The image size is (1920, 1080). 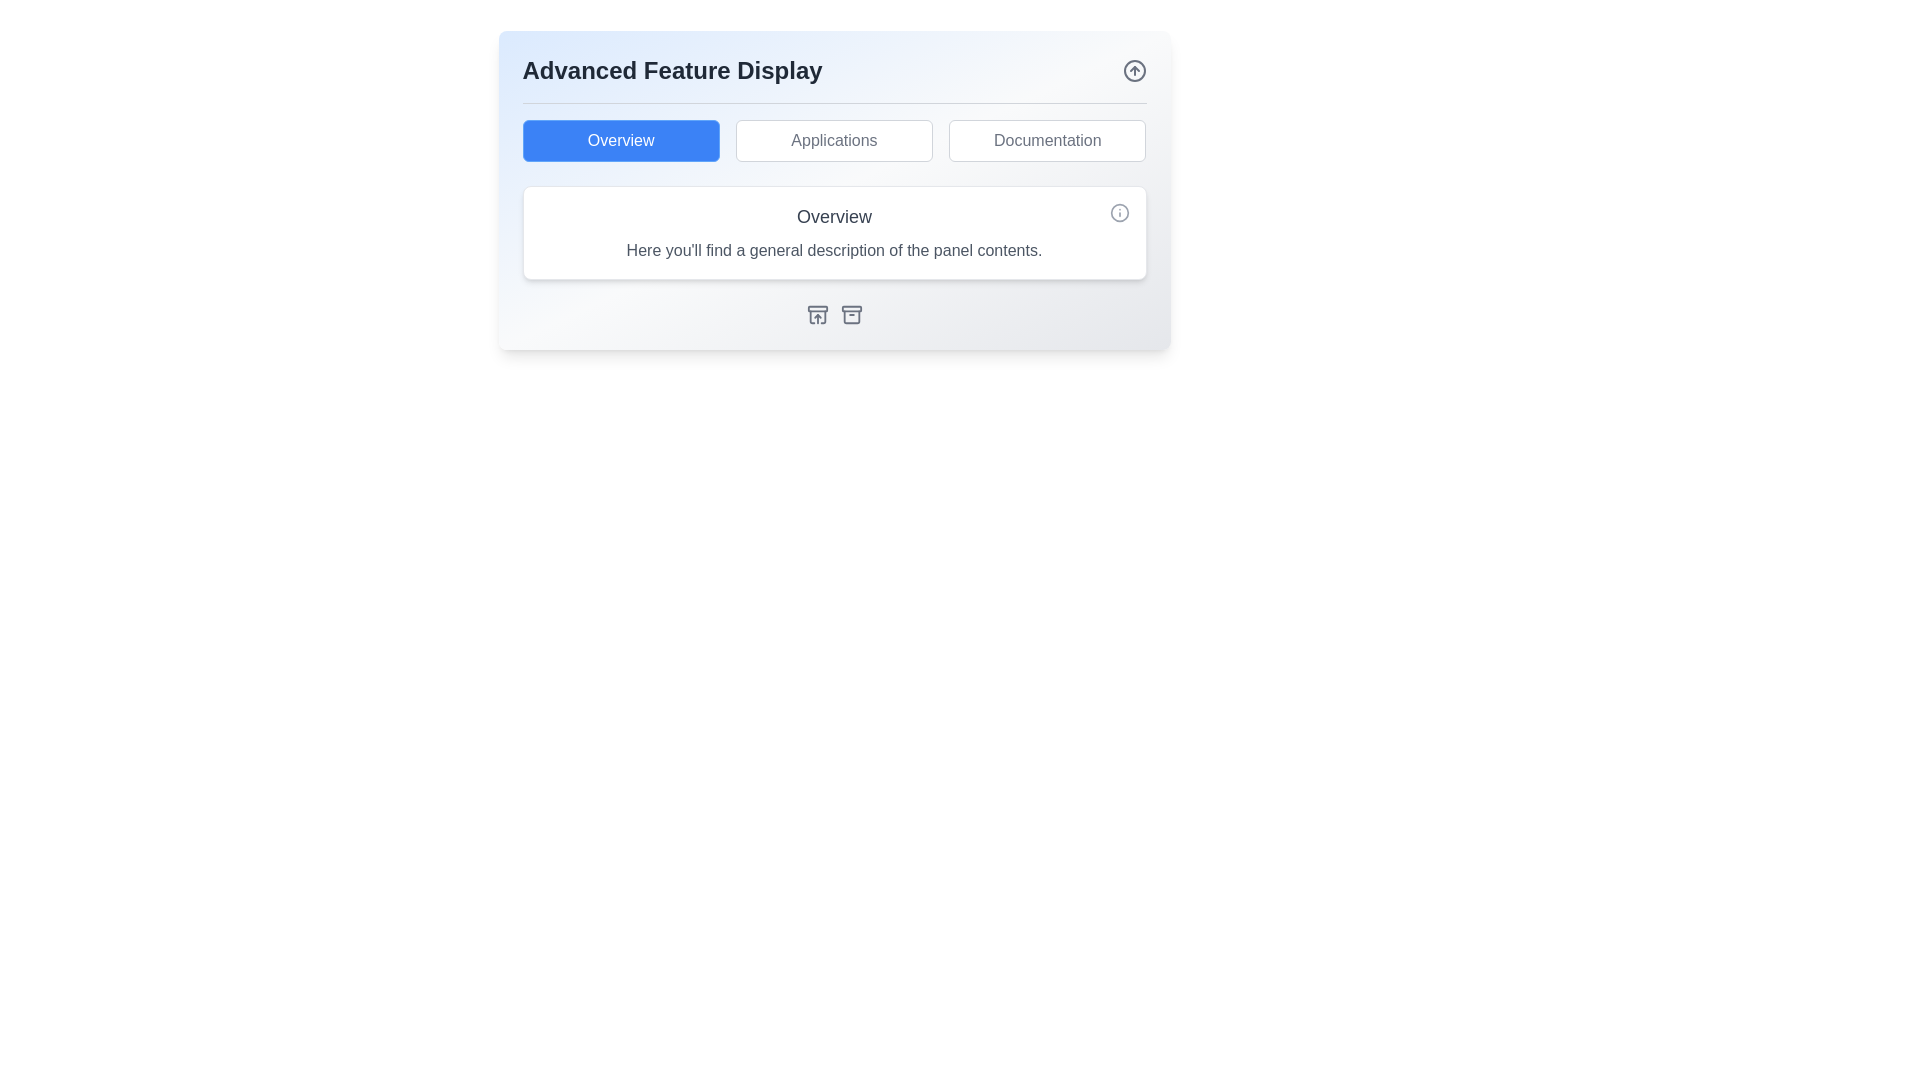 What do you see at coordinates (1118, 212) in the screenshot?
I see `the informational icon located in the upper-right corner of the 'Overview' card` at bounding box center [1118, 212].